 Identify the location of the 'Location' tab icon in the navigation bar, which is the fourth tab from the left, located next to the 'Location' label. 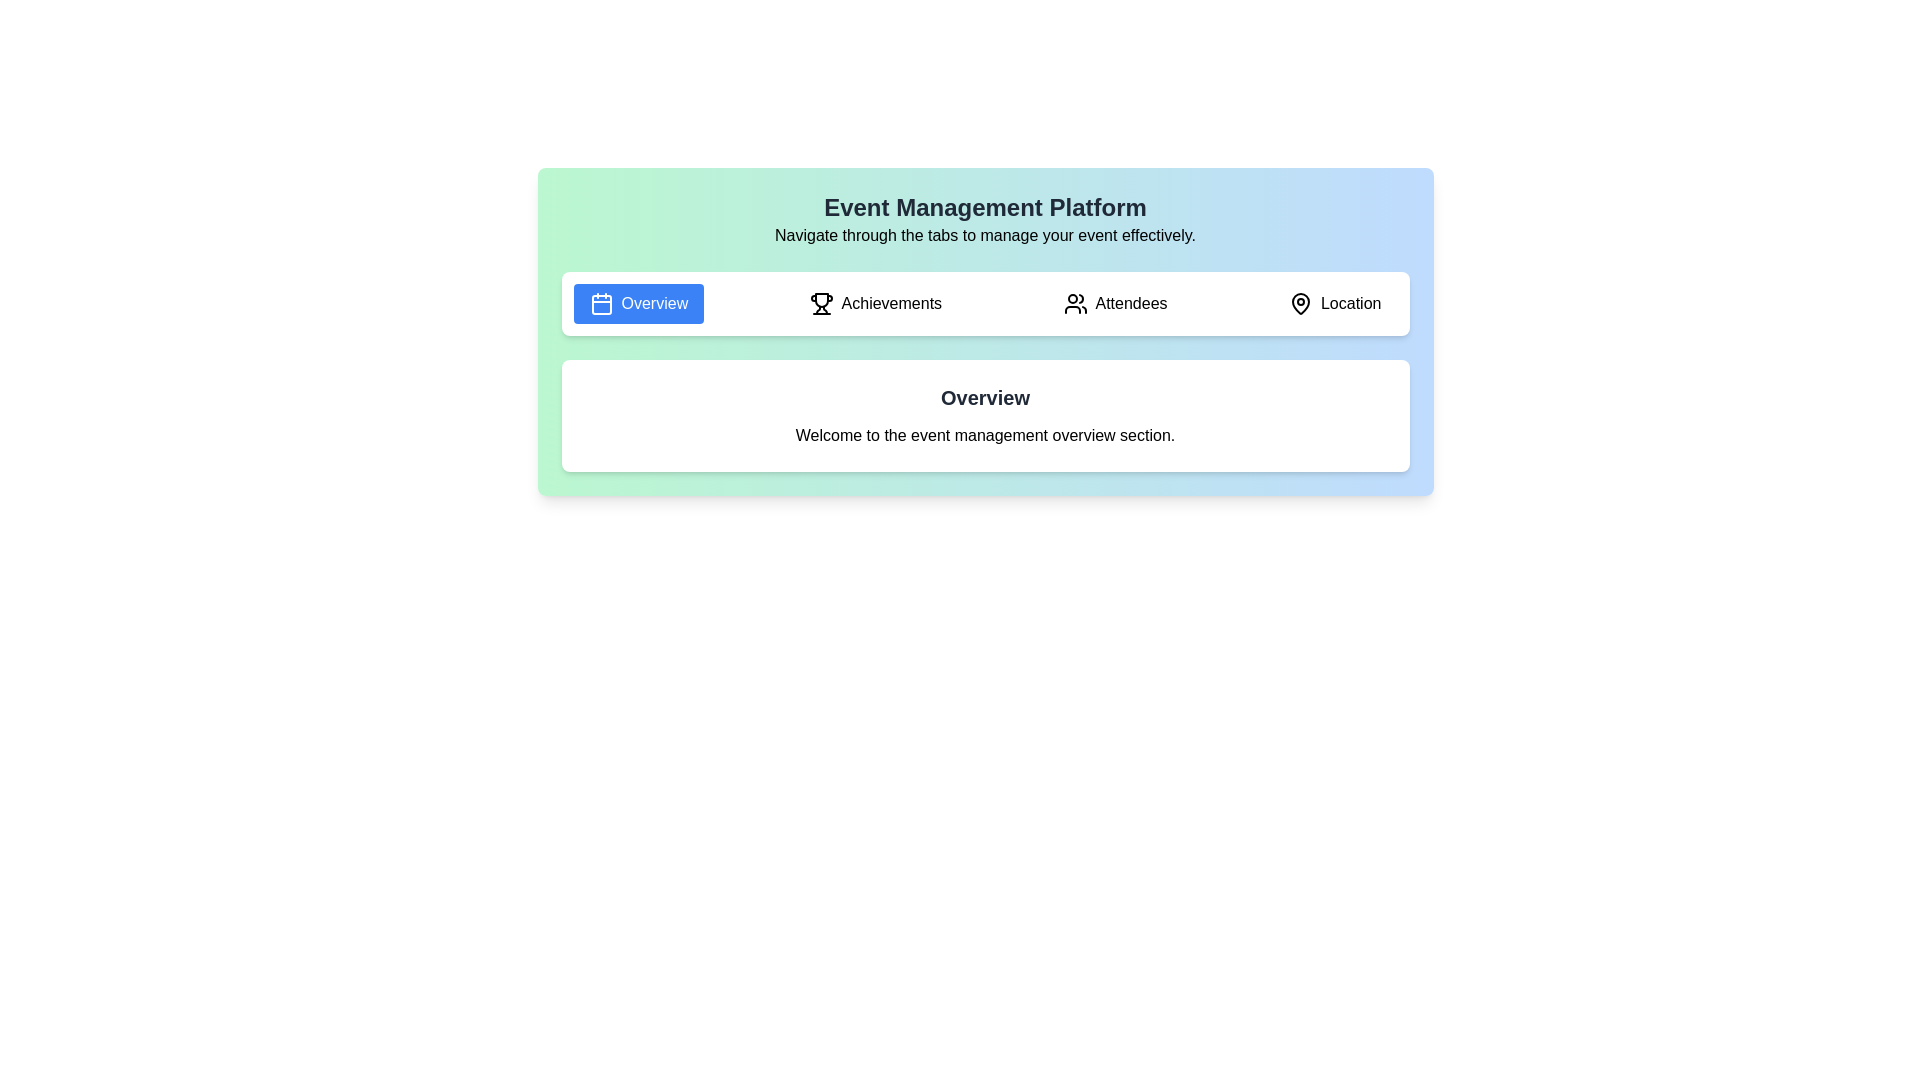
(1300, 304).